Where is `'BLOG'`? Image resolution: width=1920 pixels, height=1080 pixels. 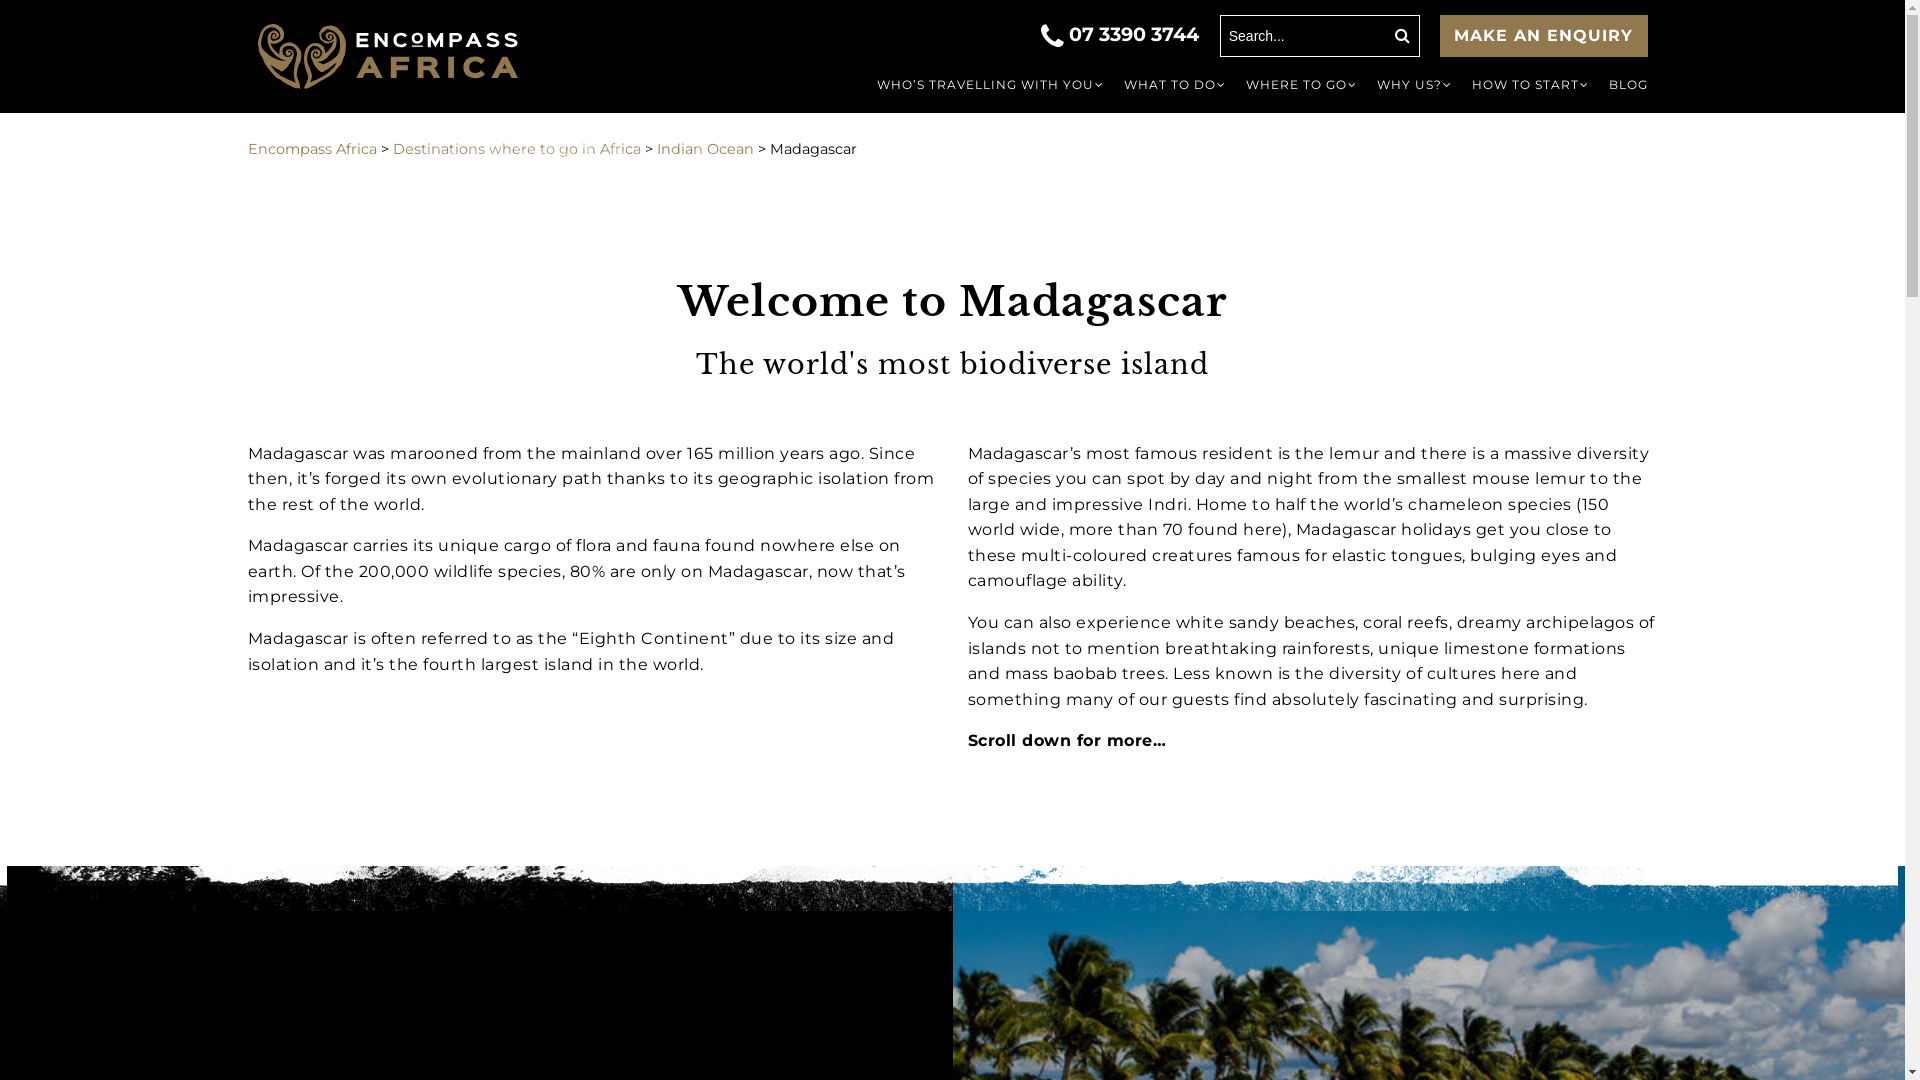
'BLOG' is located at coordinates (1627, 83).